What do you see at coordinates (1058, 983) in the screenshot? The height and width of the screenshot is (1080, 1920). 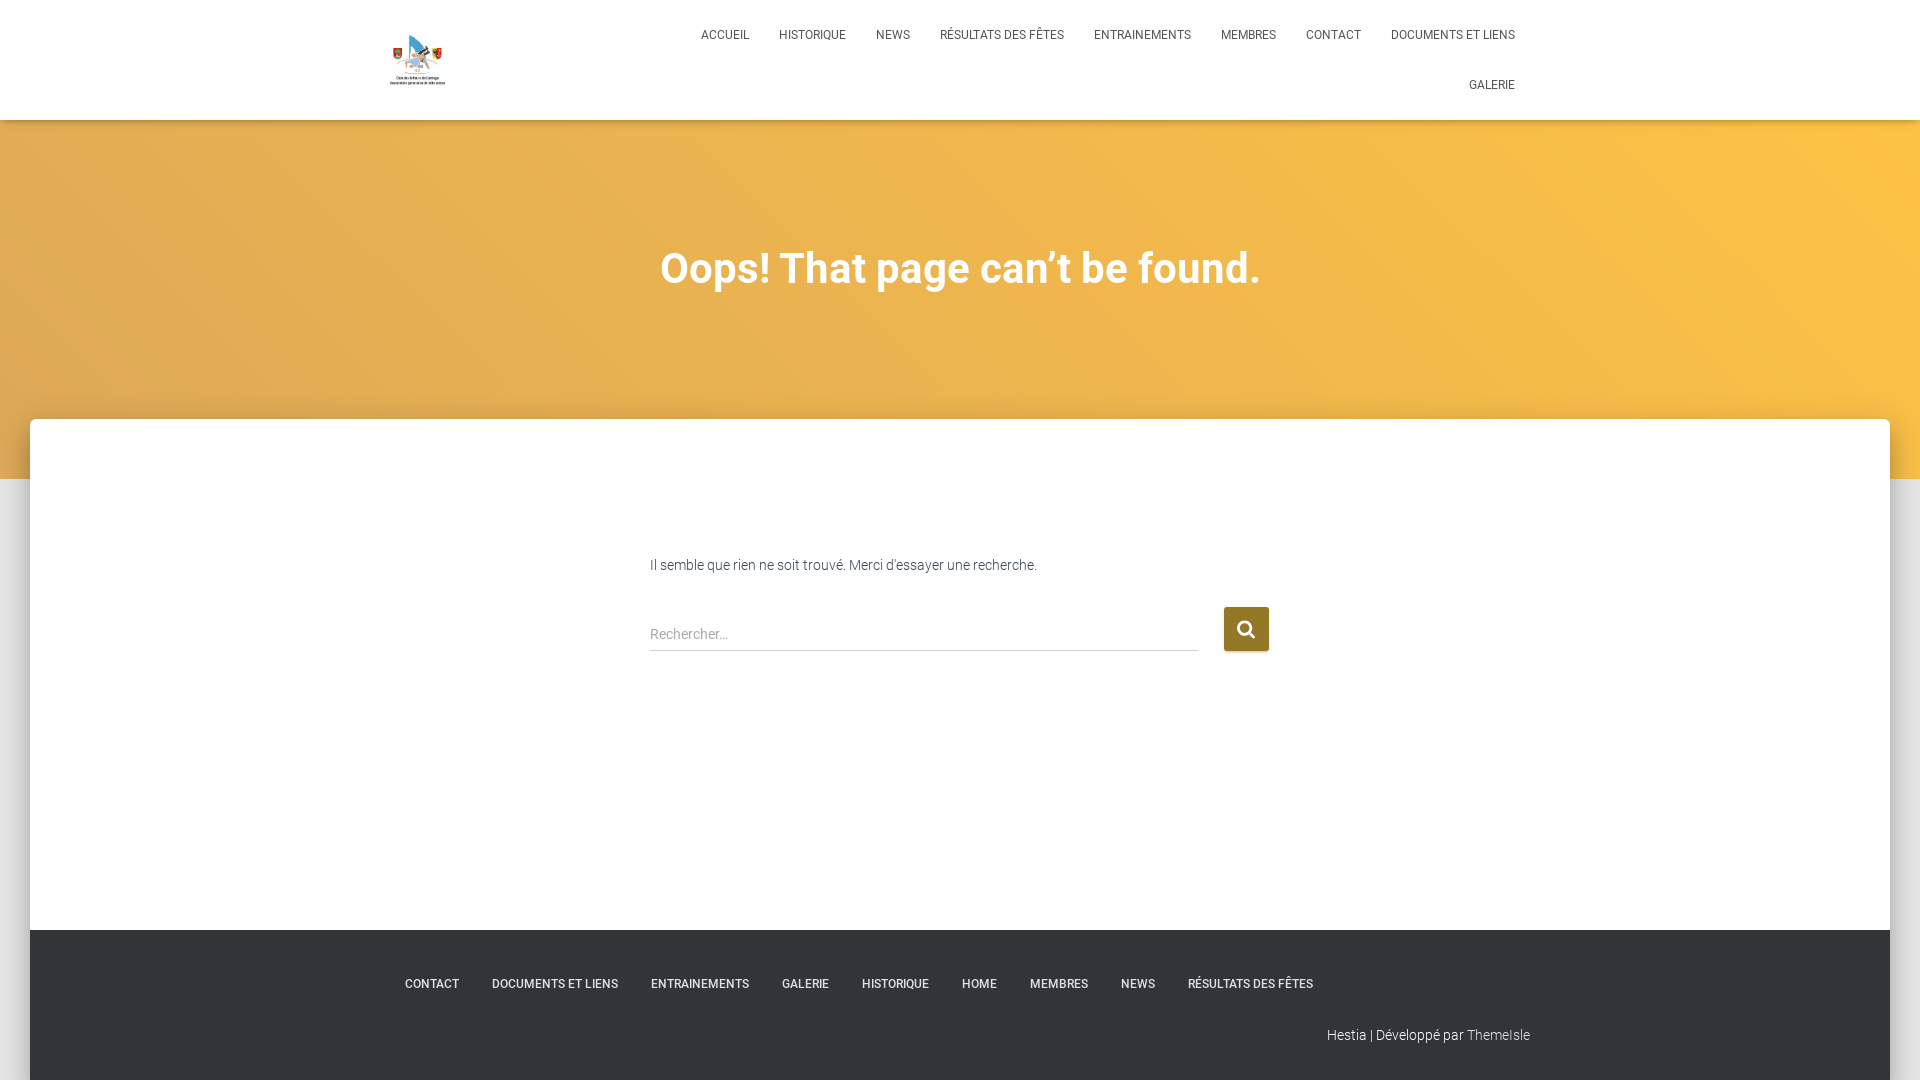 I see `'MEMBRES'` at bounding box center [1058, 983].